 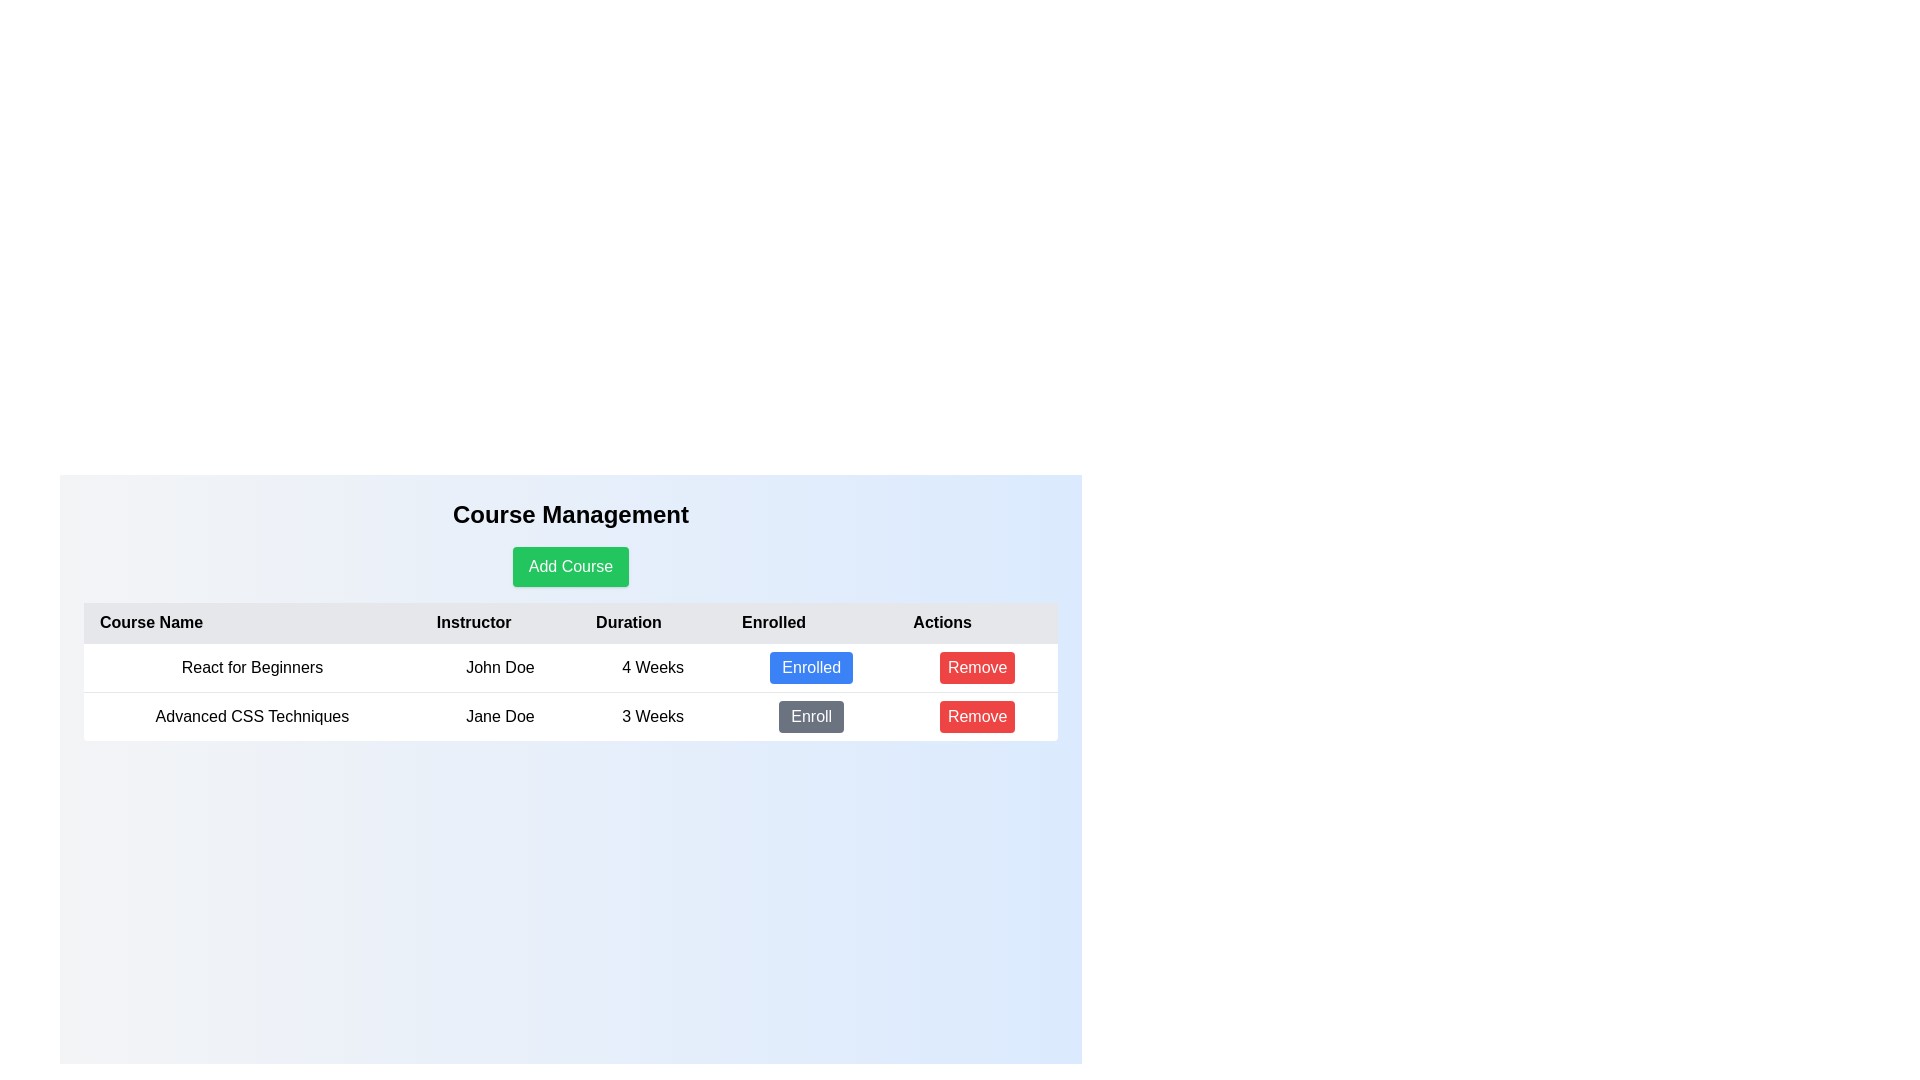 What do you see at coordinates (570, 514) in the screenshot?
I see `the heading that serves as a title for the course management section, located above the 'Add Course' button and course table` at bounding box center [570, 514].